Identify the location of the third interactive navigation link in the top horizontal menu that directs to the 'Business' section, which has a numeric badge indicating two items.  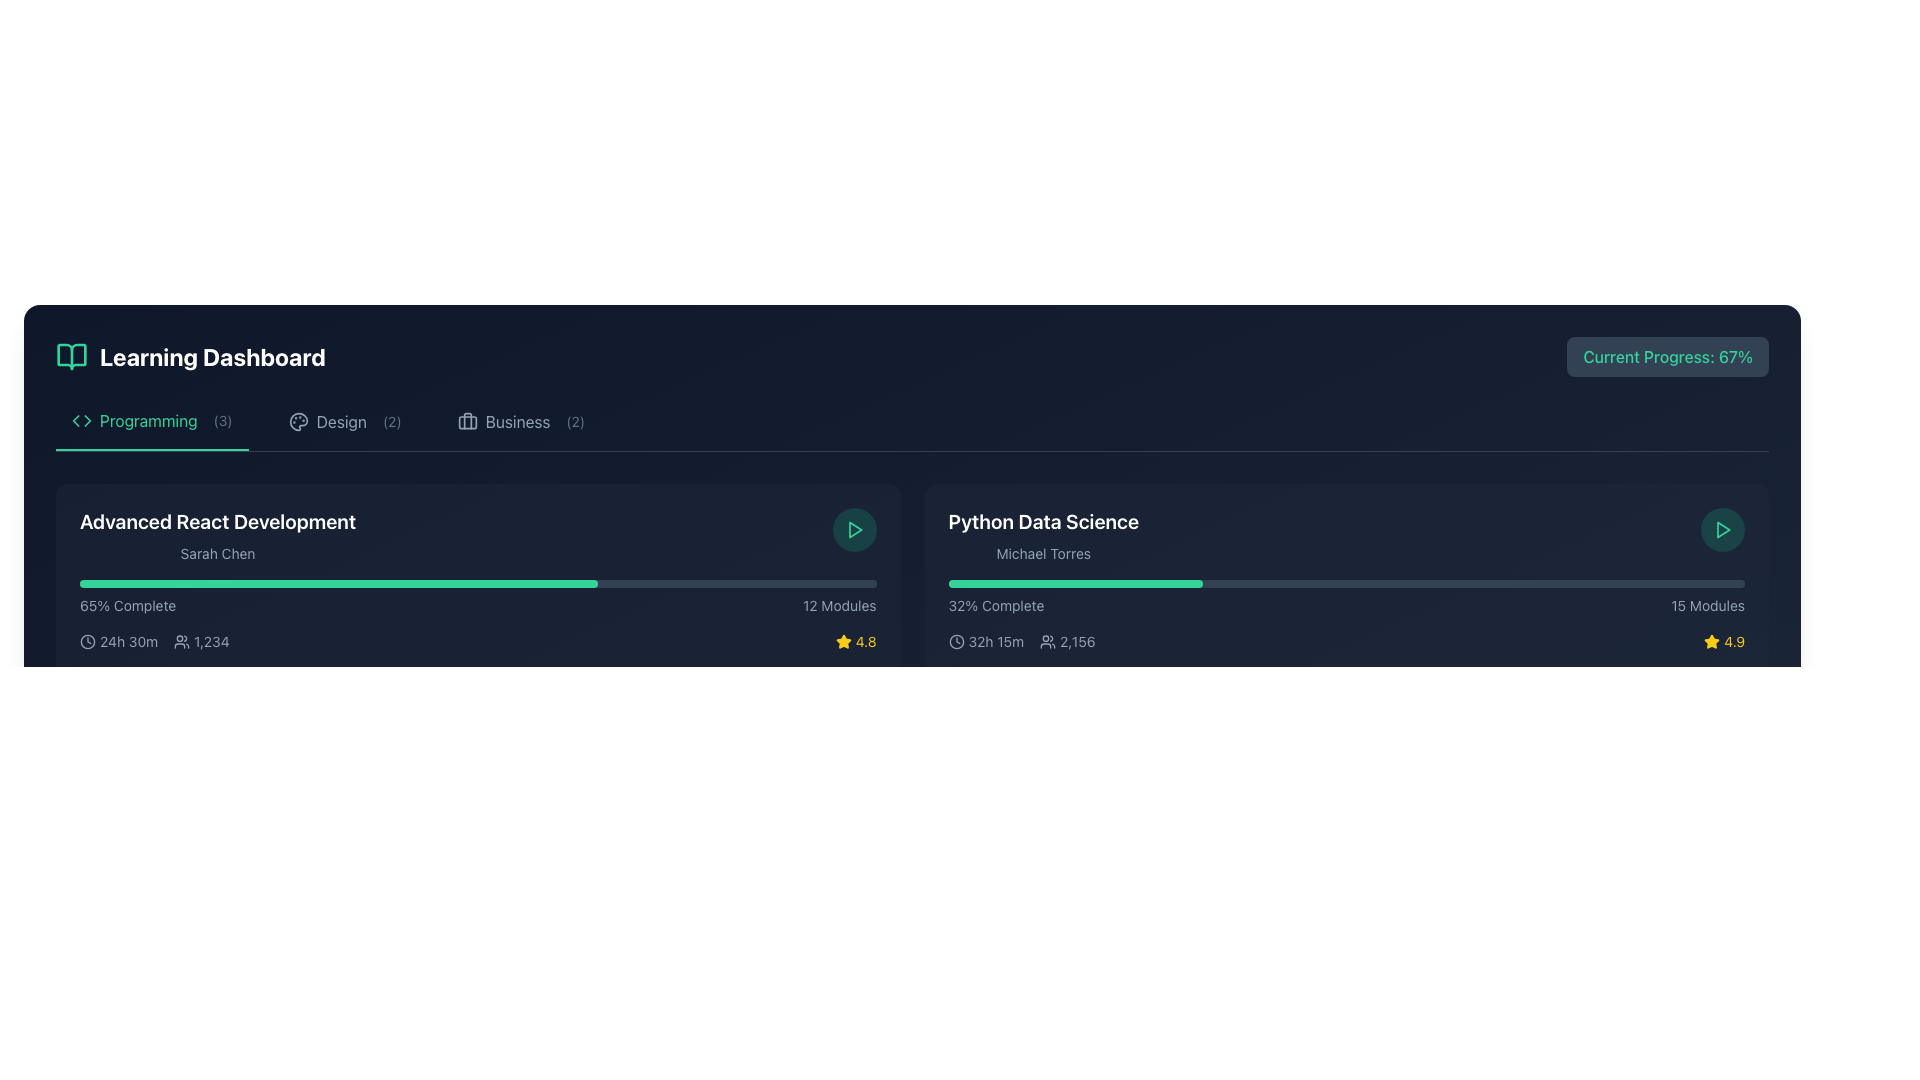
(521, 428).